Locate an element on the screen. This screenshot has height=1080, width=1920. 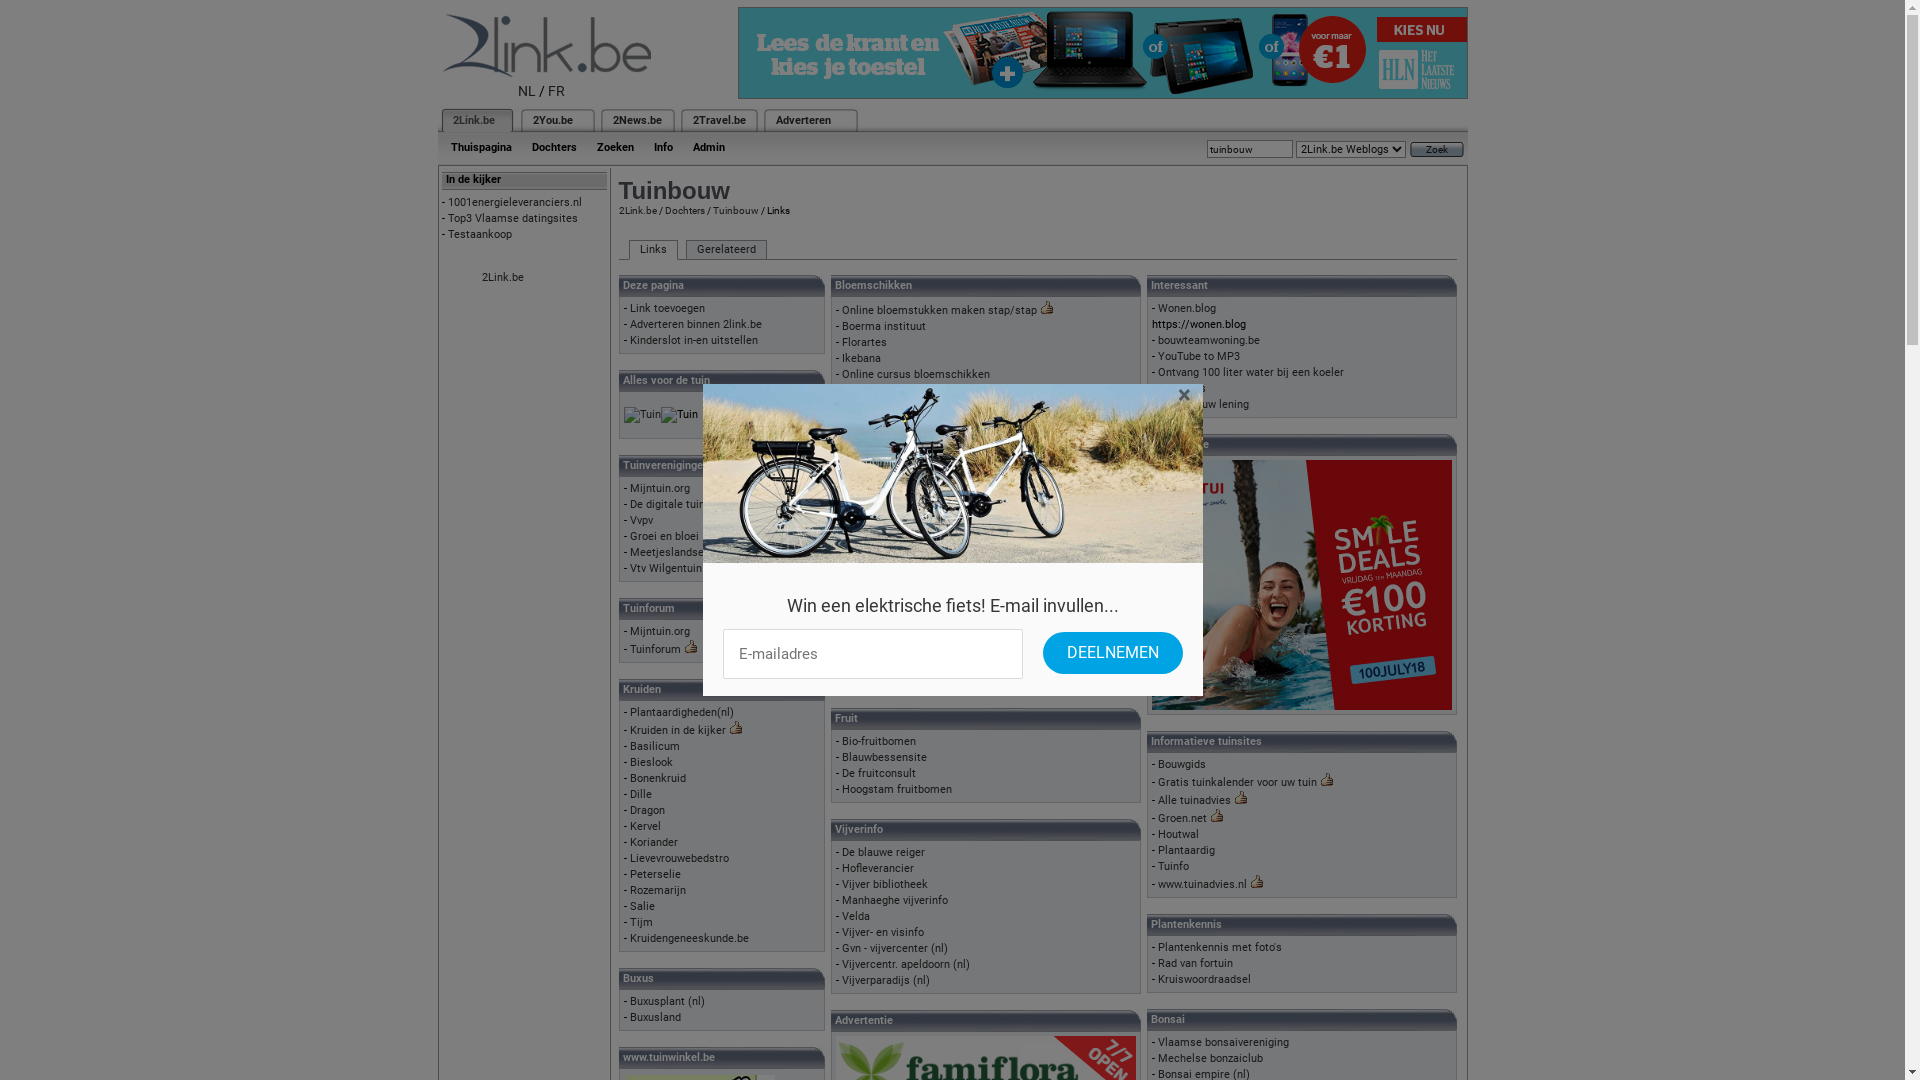
'Gerelateerd' is located at coordinates (725, 249).